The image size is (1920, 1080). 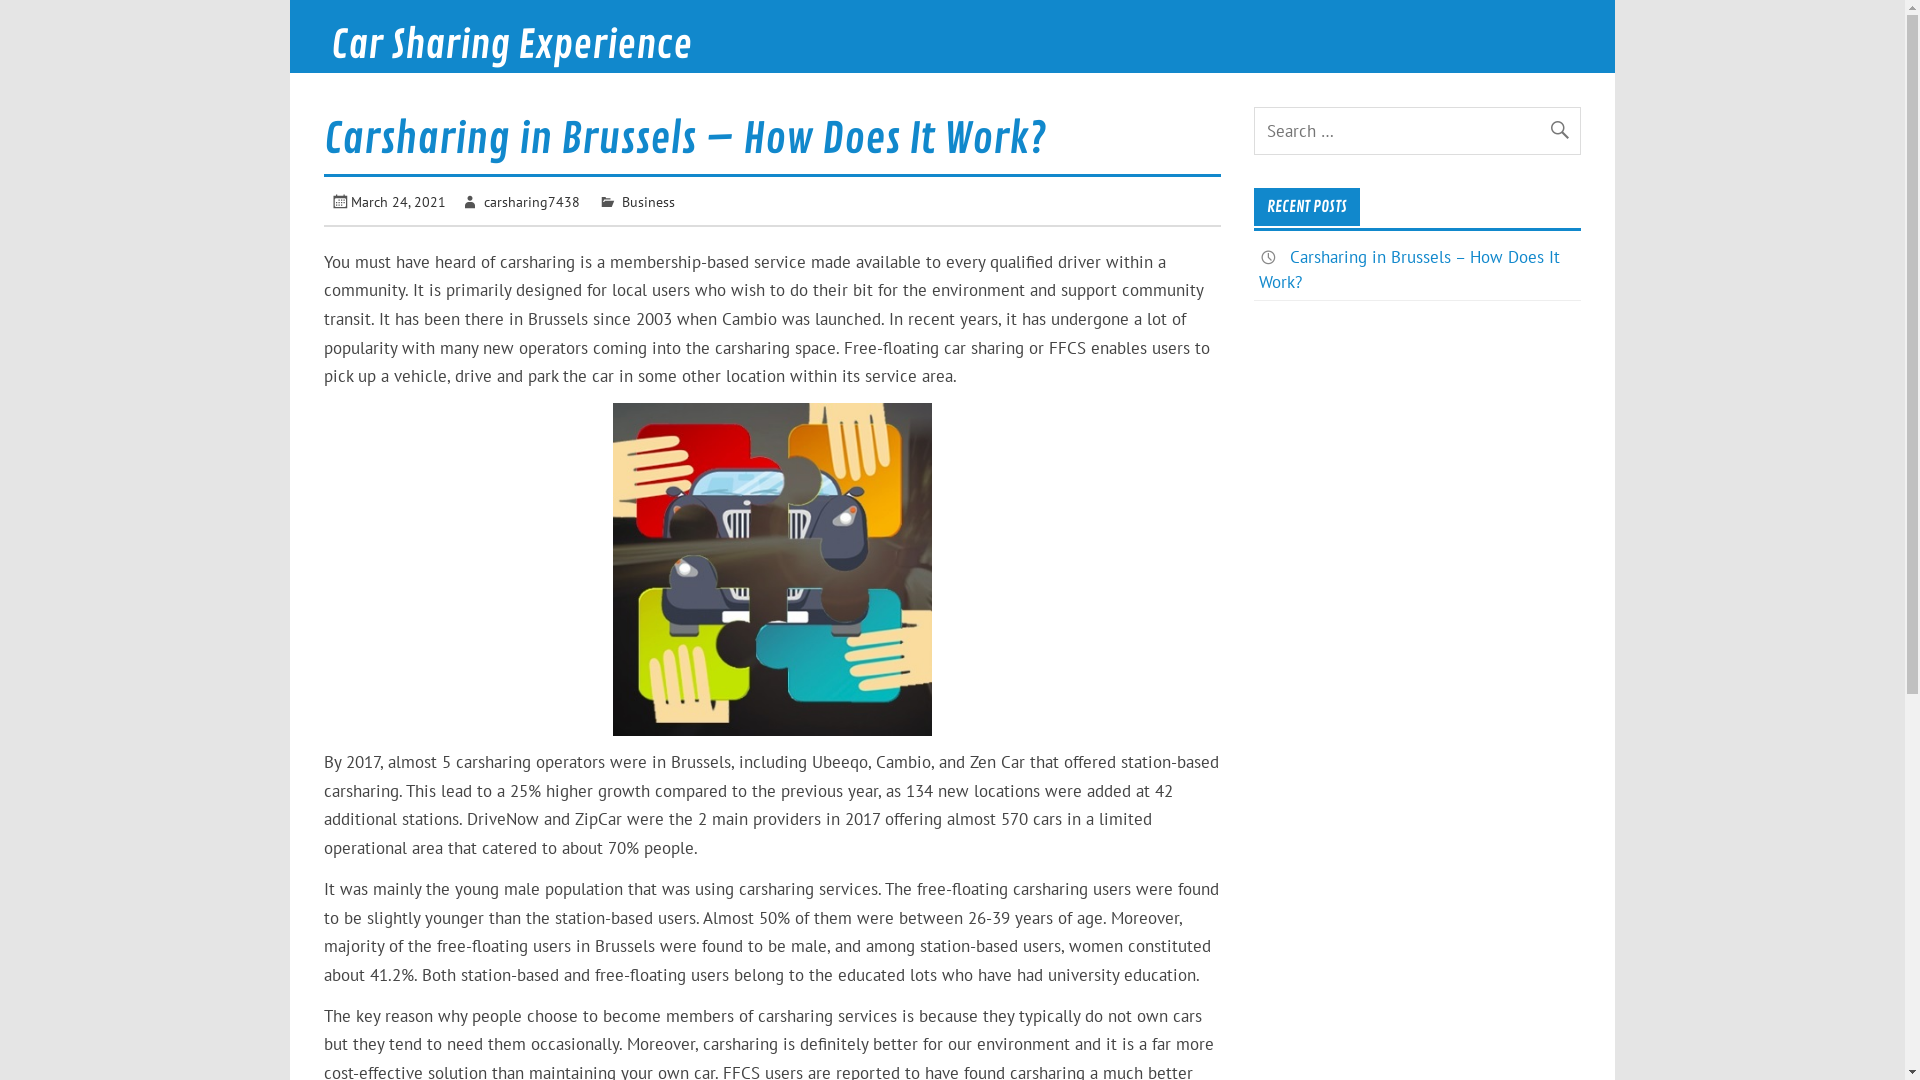 I want to click on 'March 24, 2021', so click(x=398, y=201).